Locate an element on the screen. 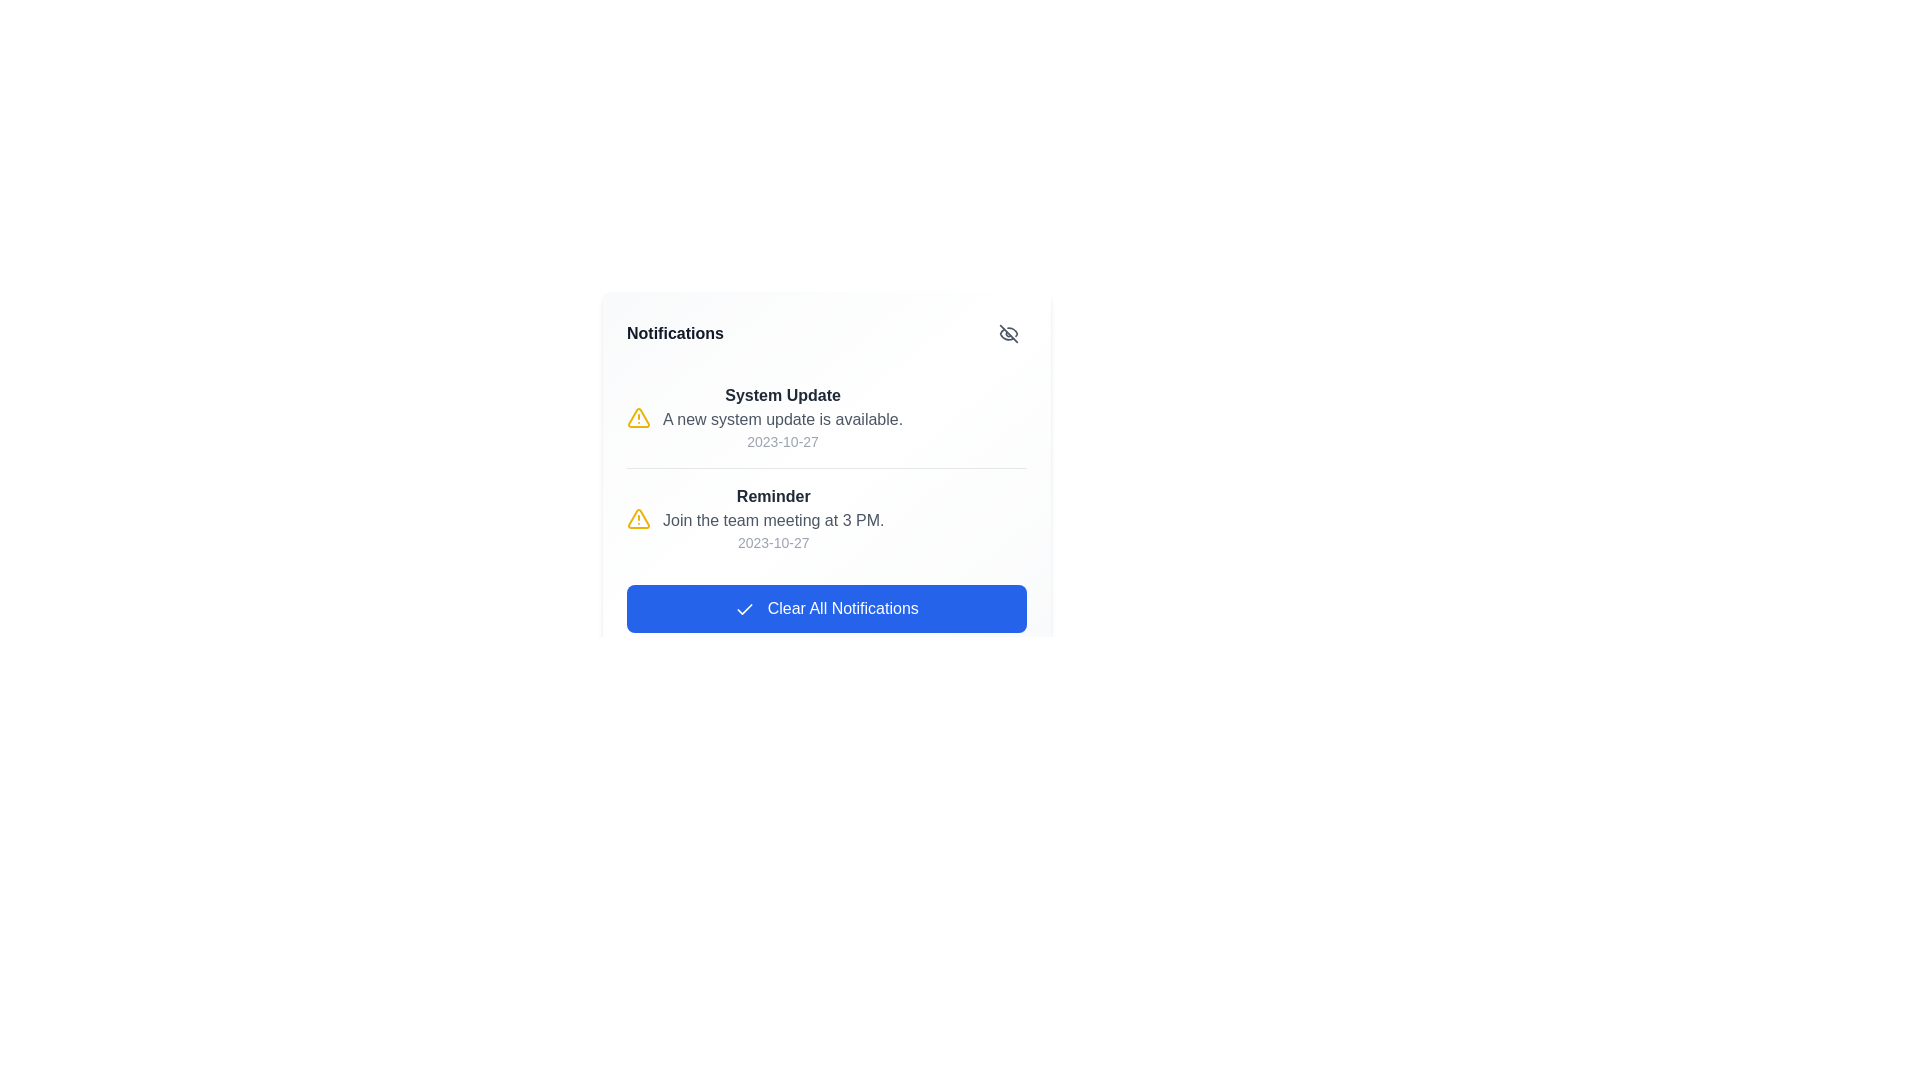 The height and width of the screenshot is (1080, 1920). the Alert or Warning Symbol icon located at the start of the second notification row, which is directly to the left of the 'Reminder: Join the team meeting at 3 PM. 2023-10-27' text is located at coordinates (637, 518).